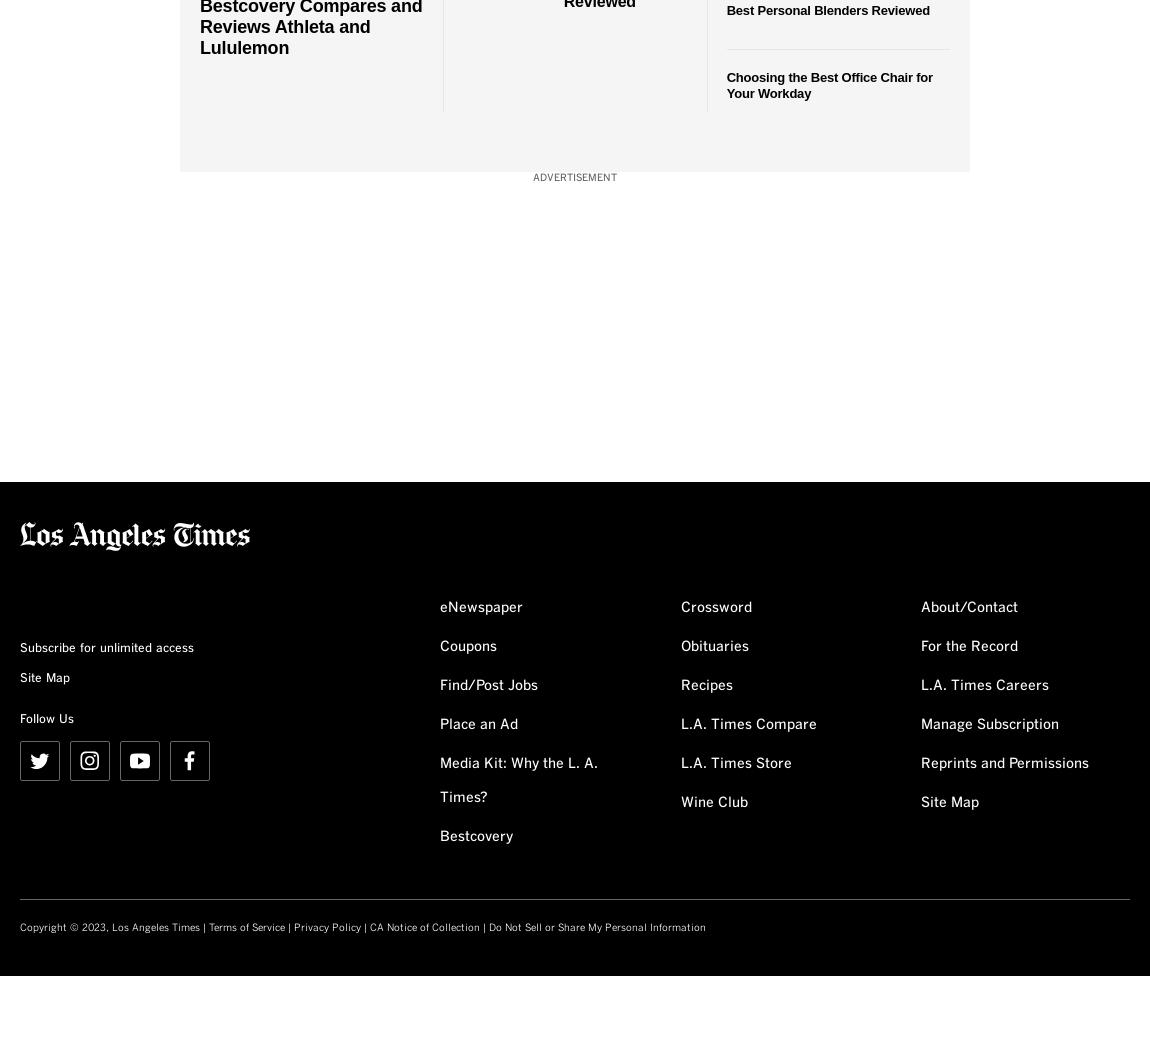 The image size is (1150, 1042). Describe the element at coordinates (828, 83) in the screenshot. I see `'Choosing the Best Office Chair for Your Workday'` at that location.